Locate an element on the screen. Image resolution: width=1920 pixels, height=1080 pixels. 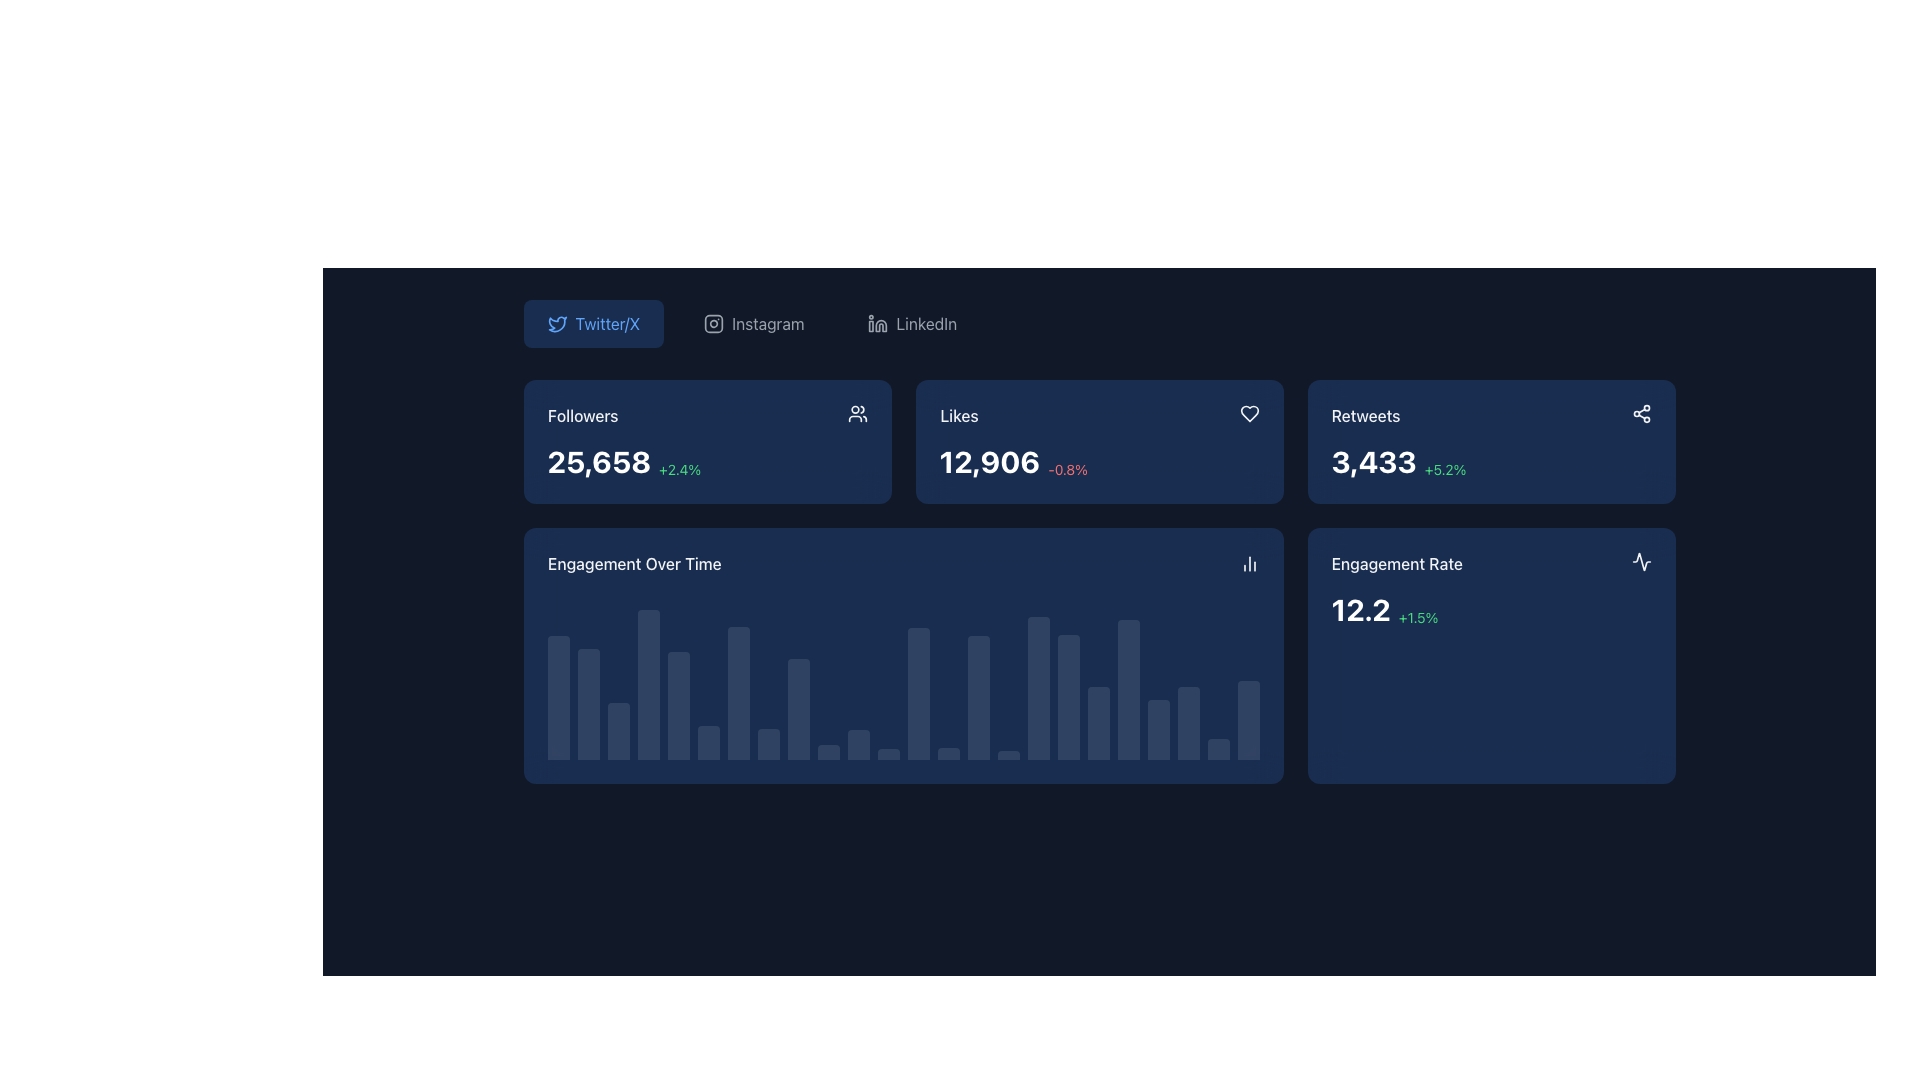
the white bar chart icon located in the top-right corner of the 'Engagement Over Time' section is located at coordinates (1248, 563).